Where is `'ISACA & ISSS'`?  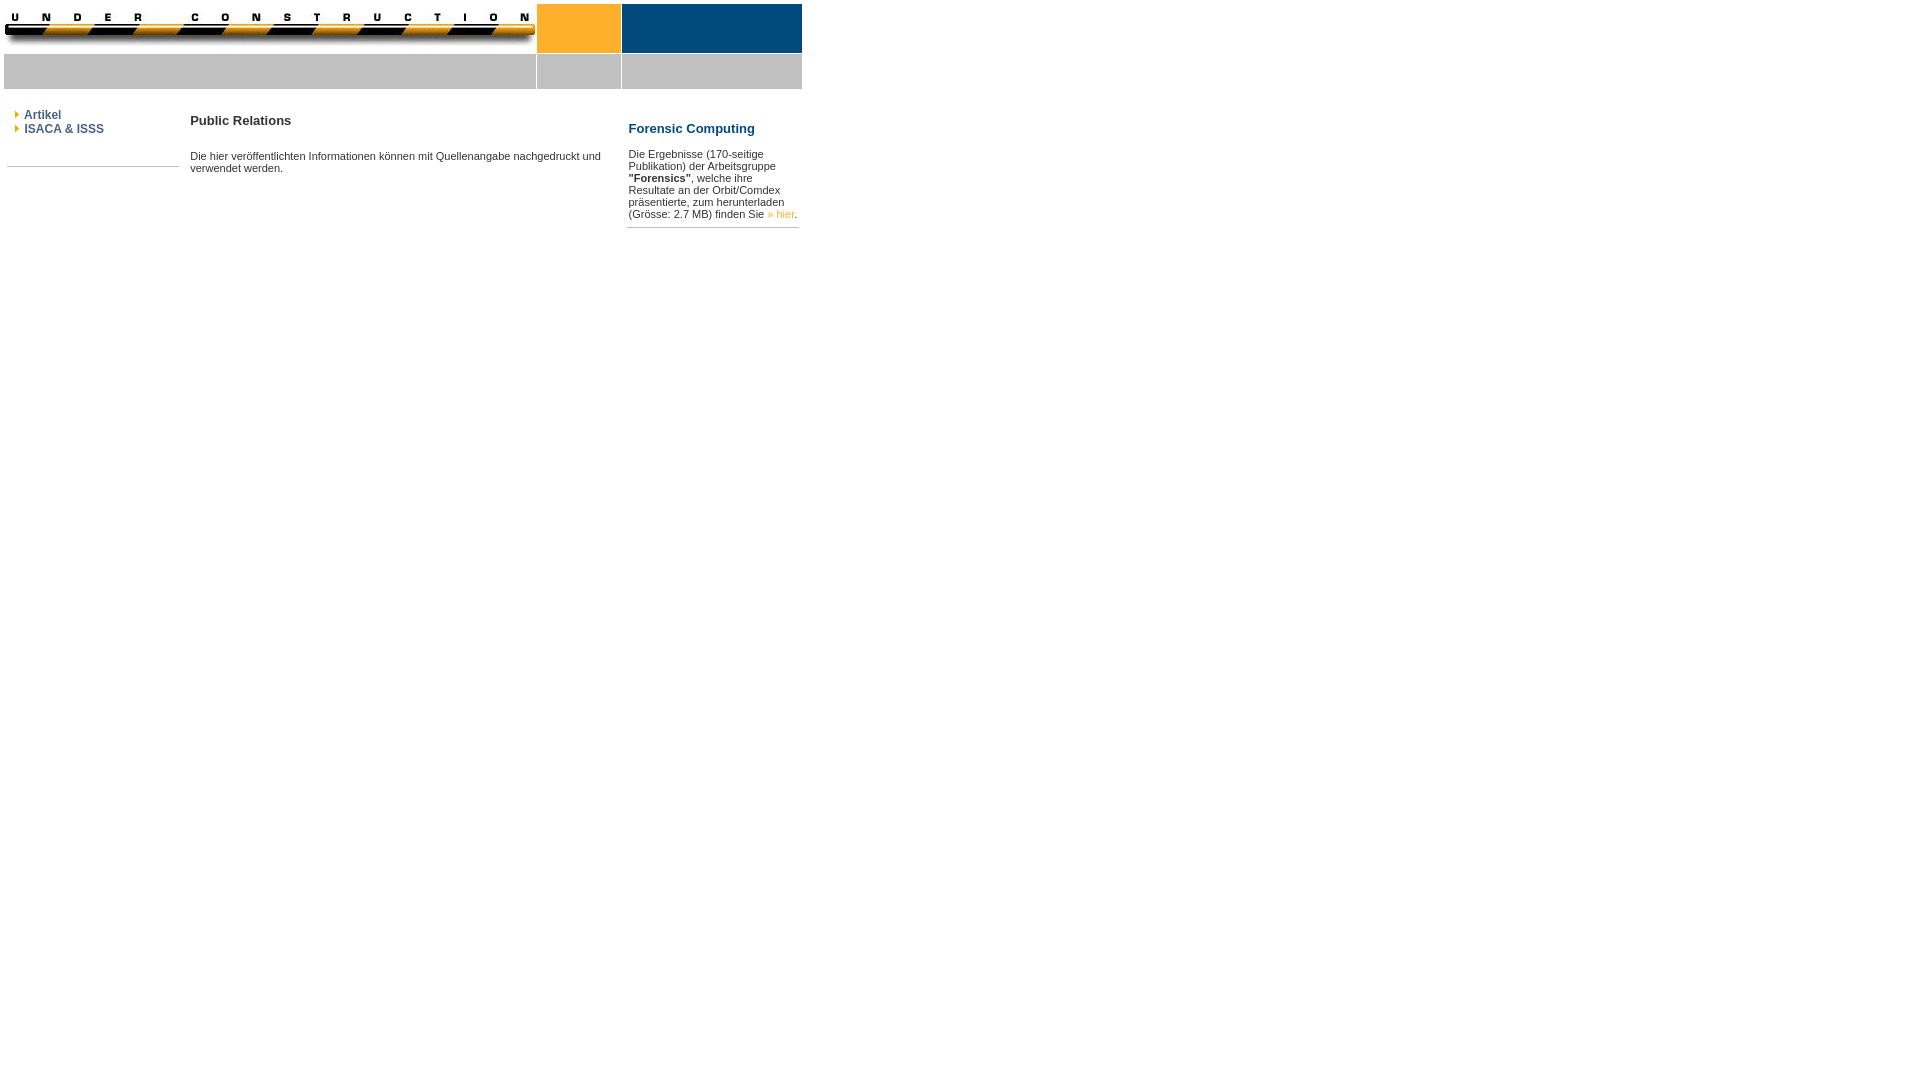 'ISACA & ISSS' is located at coordinates (62, 128).